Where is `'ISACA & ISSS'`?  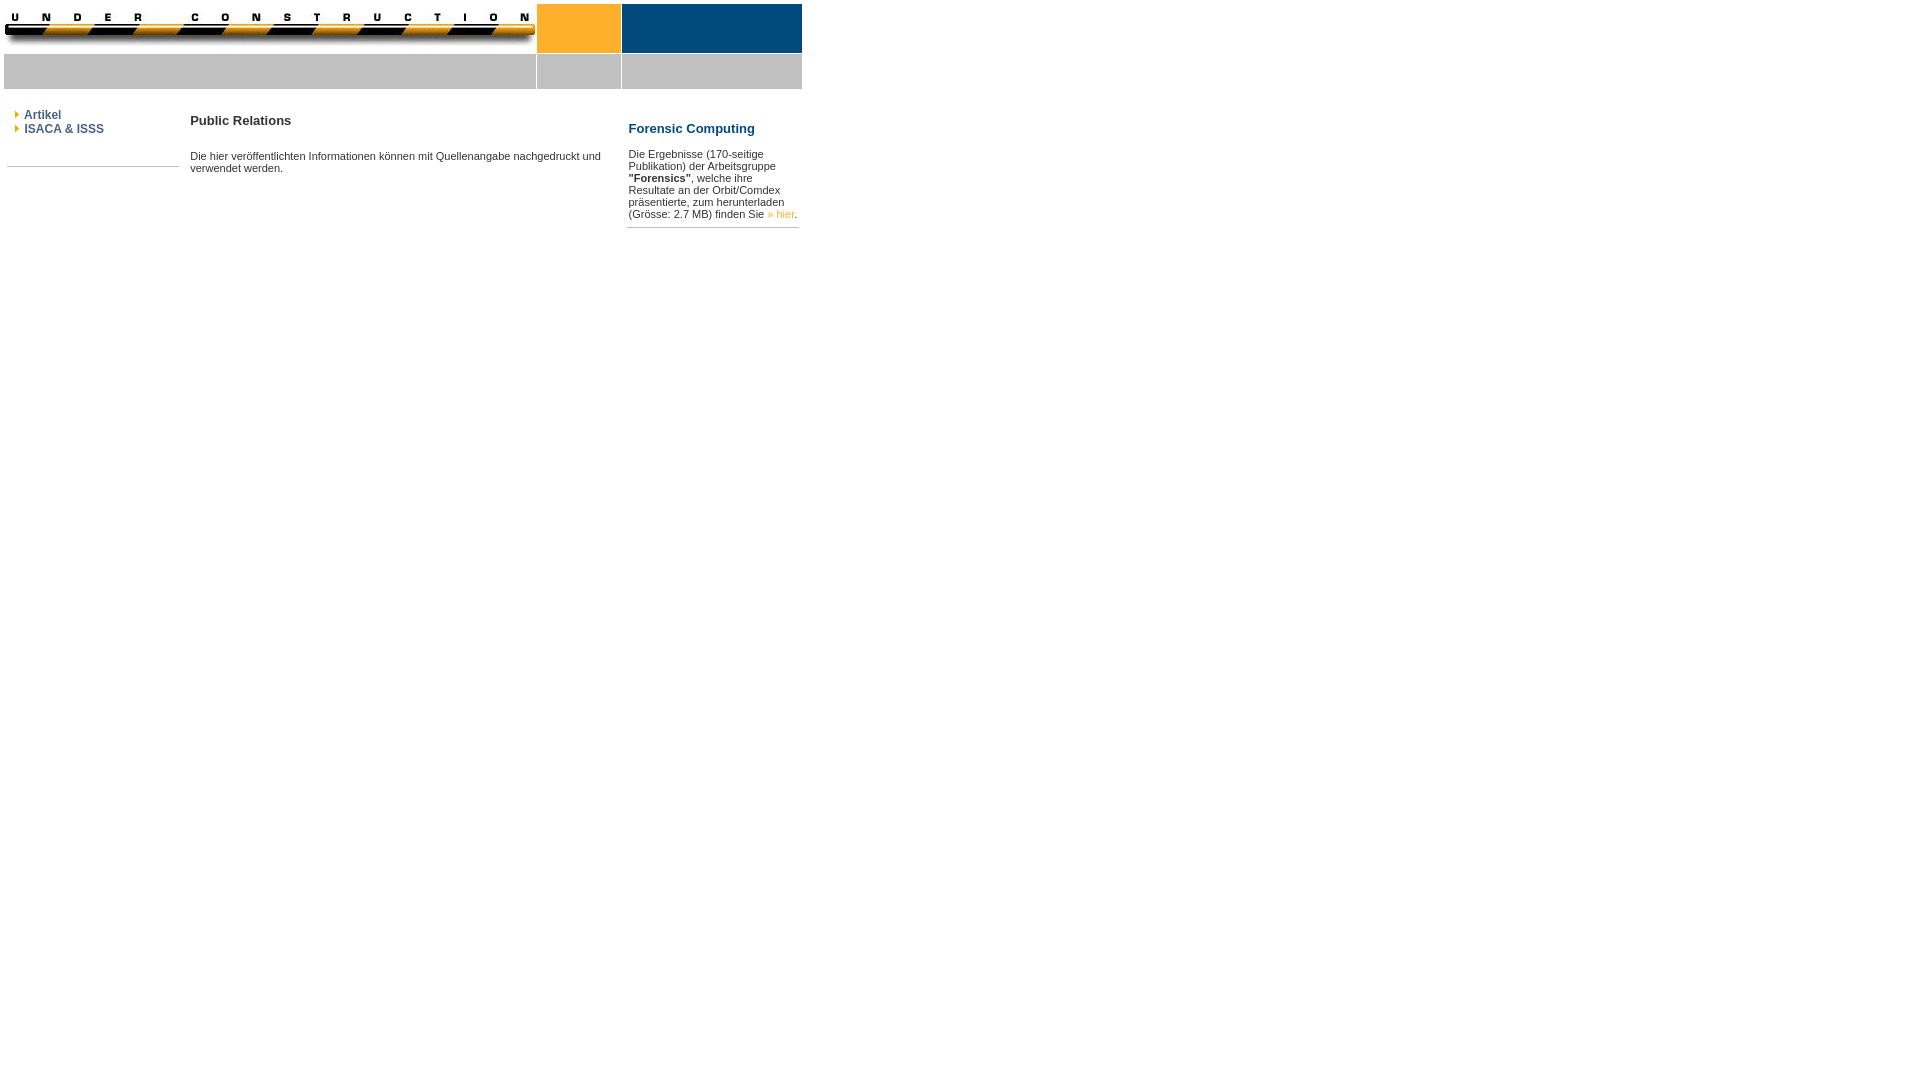 'ISACA & ISSS' is located at coordinates (62, 128).